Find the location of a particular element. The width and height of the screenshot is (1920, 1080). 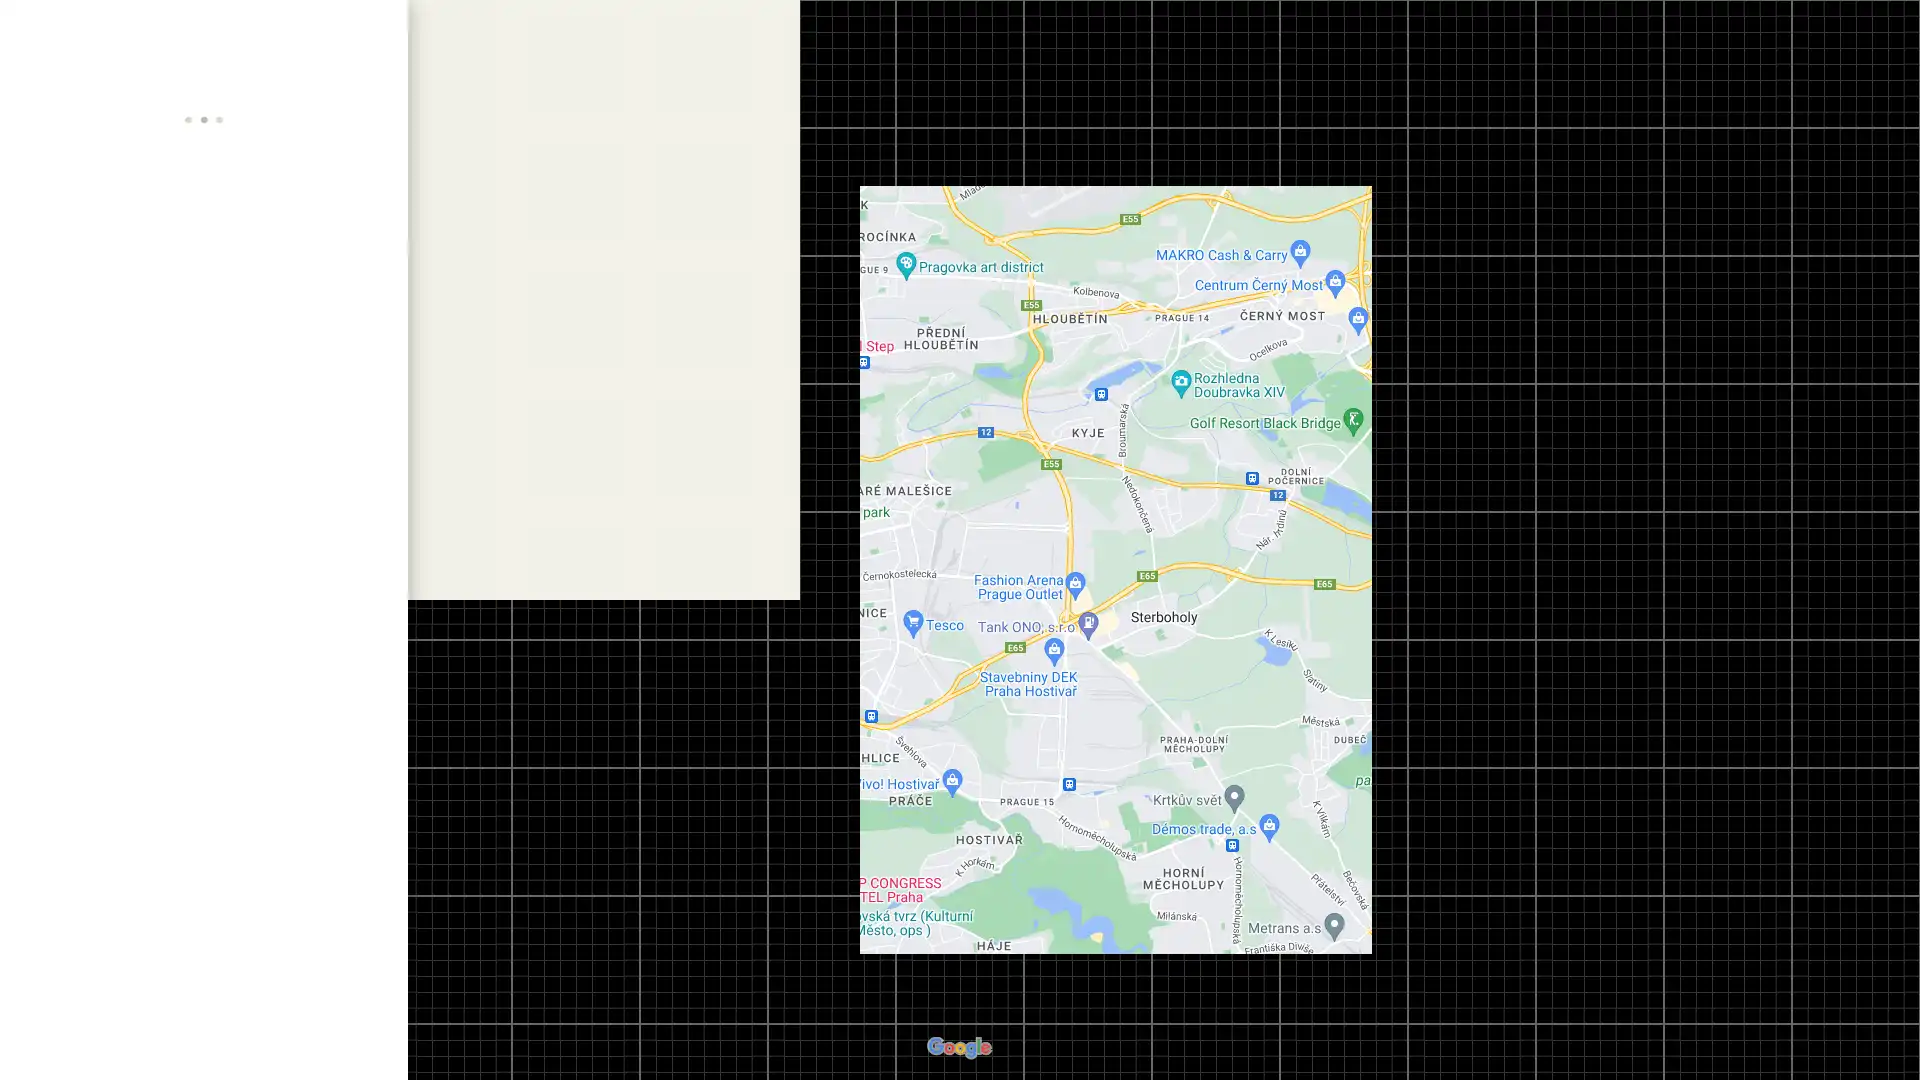

Menu is located at coordinates (35, 34).